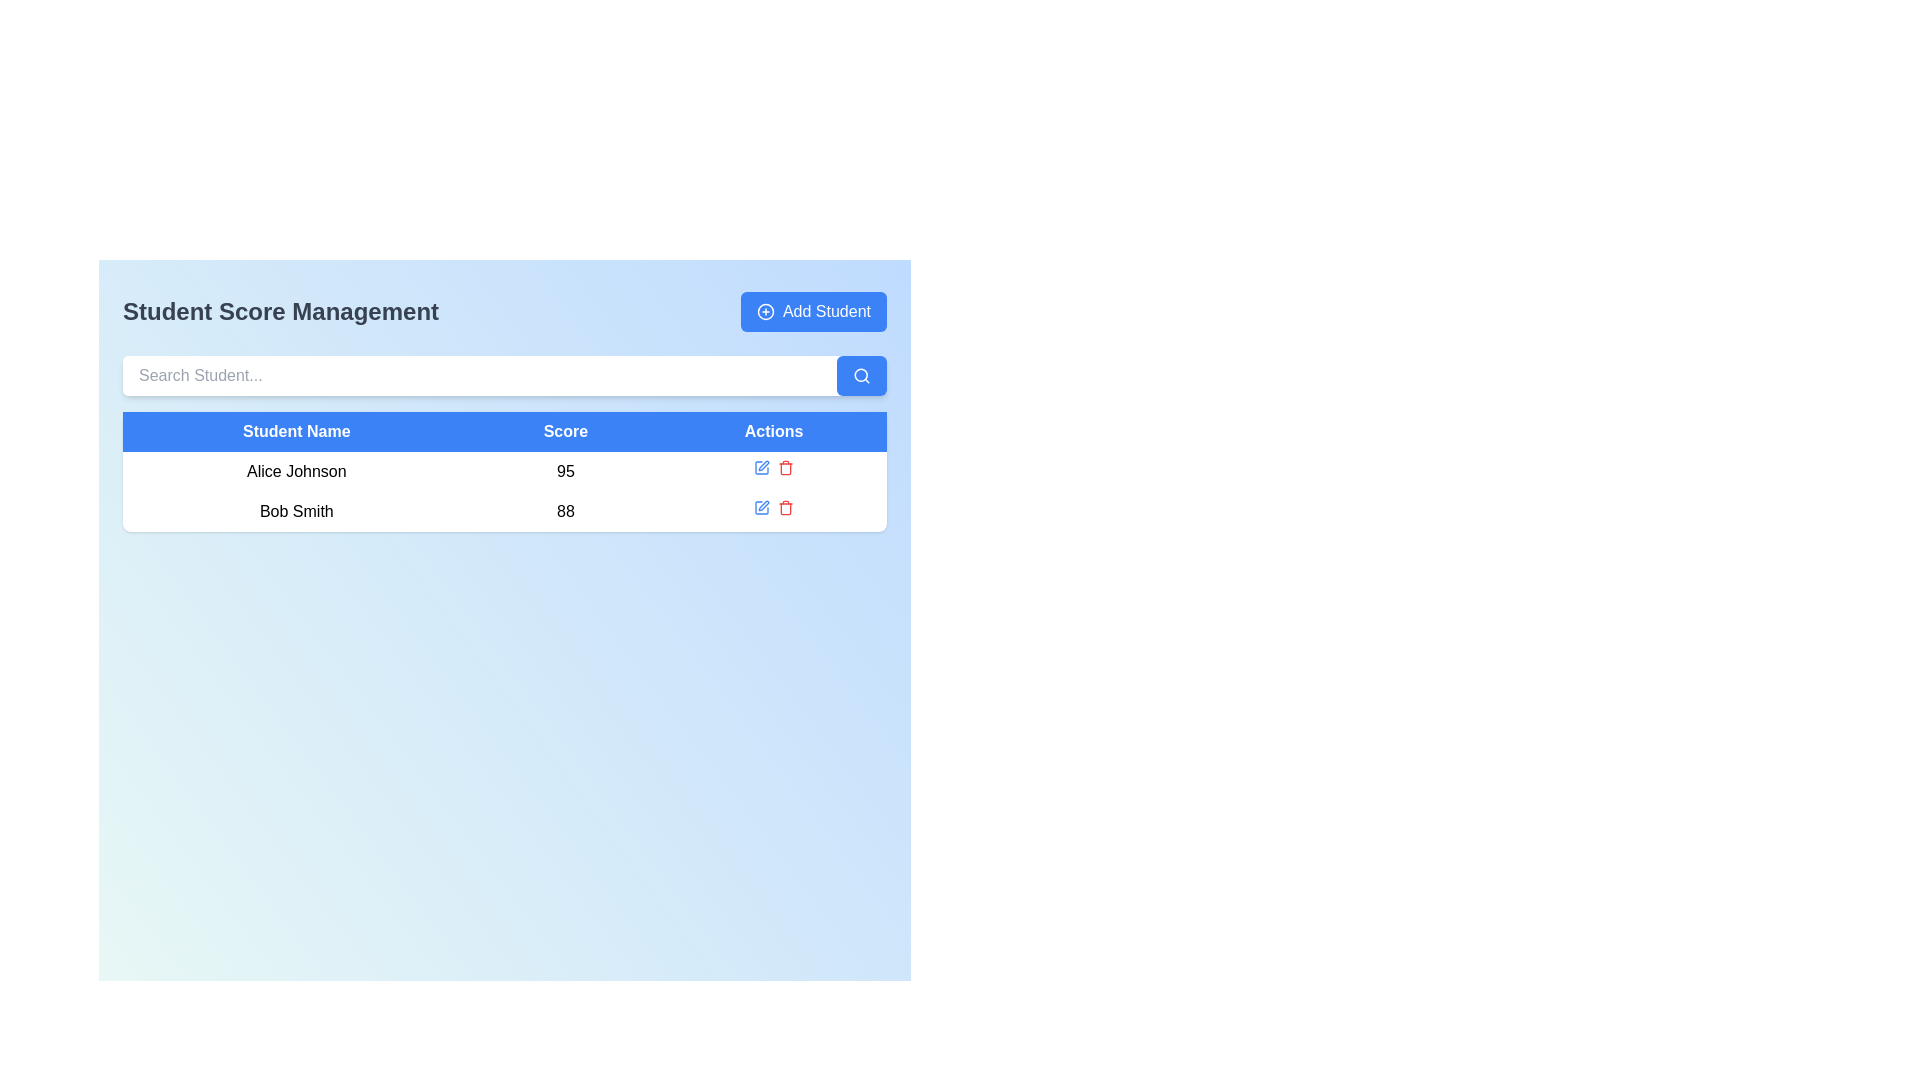 This screenshot has width=1920, height=1080. I want to click on the edit icon button in the 'Actions' column of the second row of the table, so click(761, 467).